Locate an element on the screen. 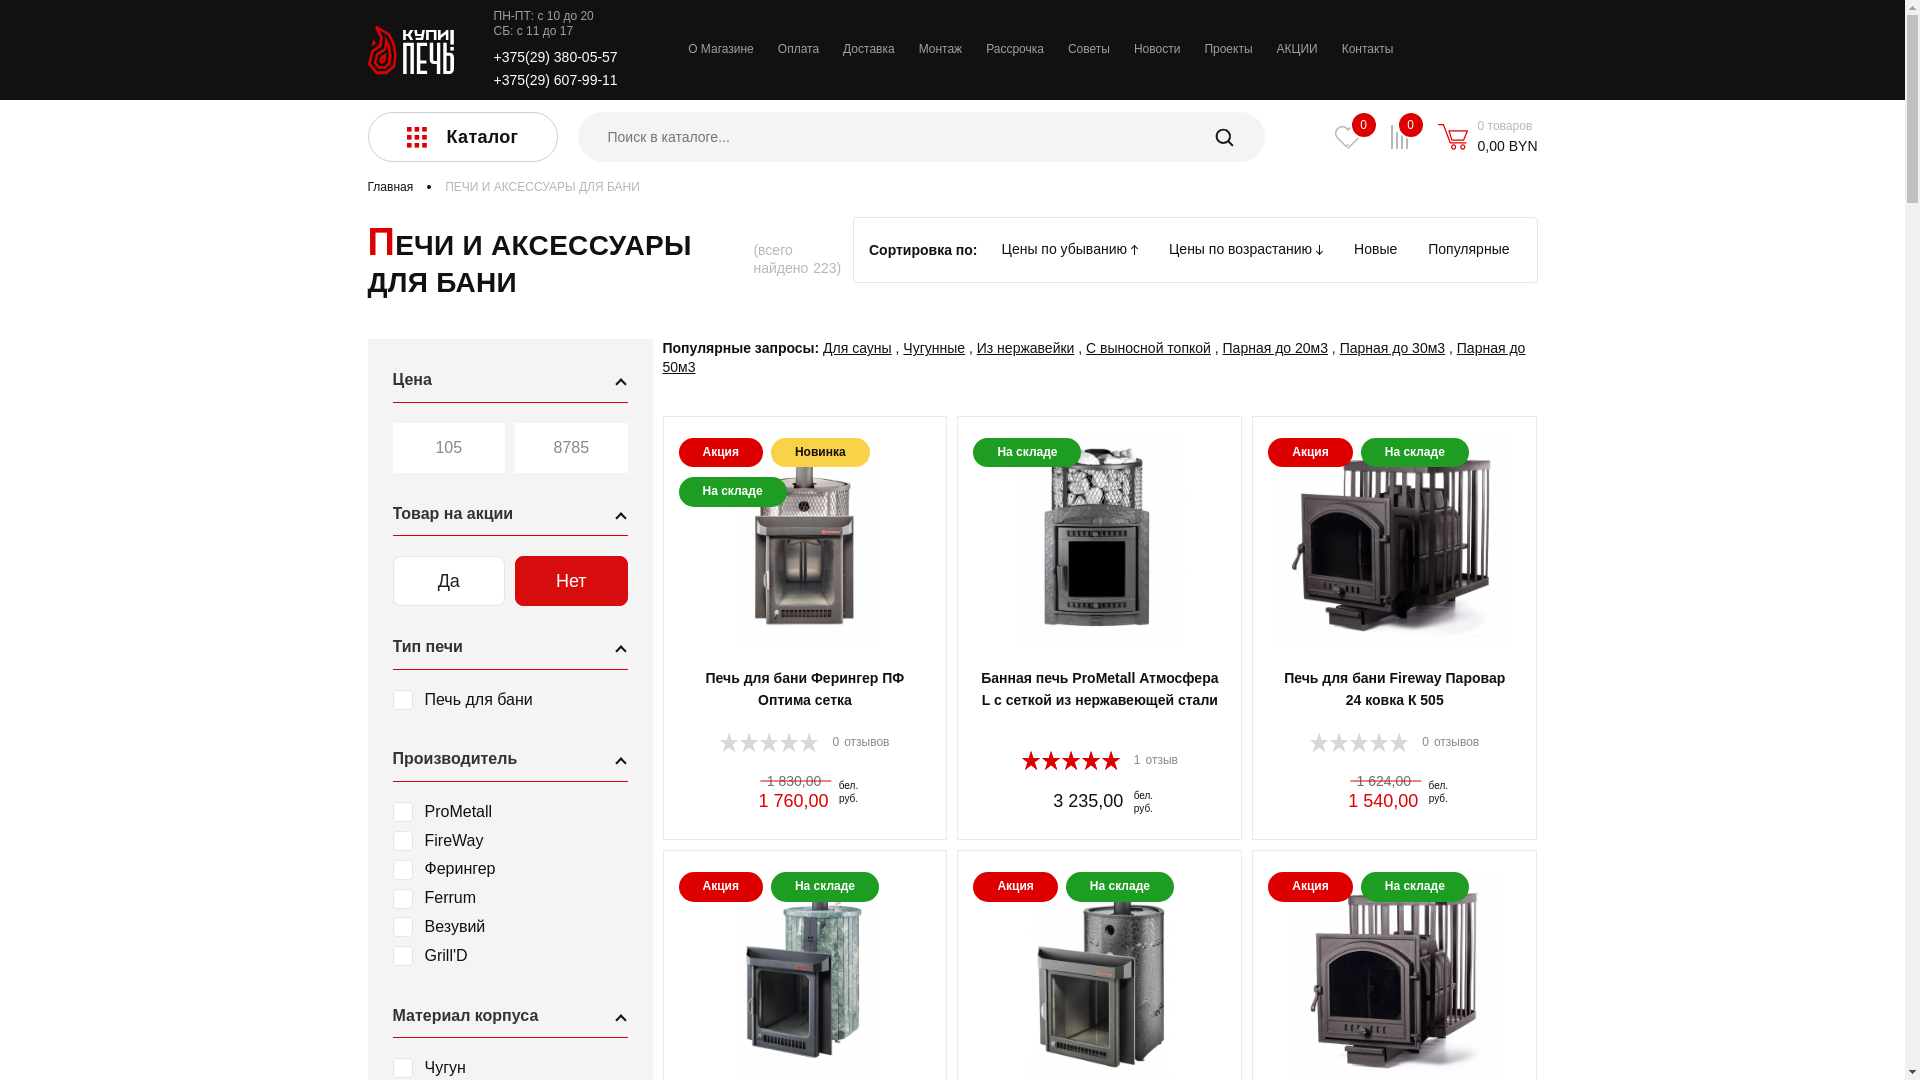 Image resolution: width=1920 pixels, height=1080 pixels. '+375(29) 380-05-57' is located at coordinates (556, 56).